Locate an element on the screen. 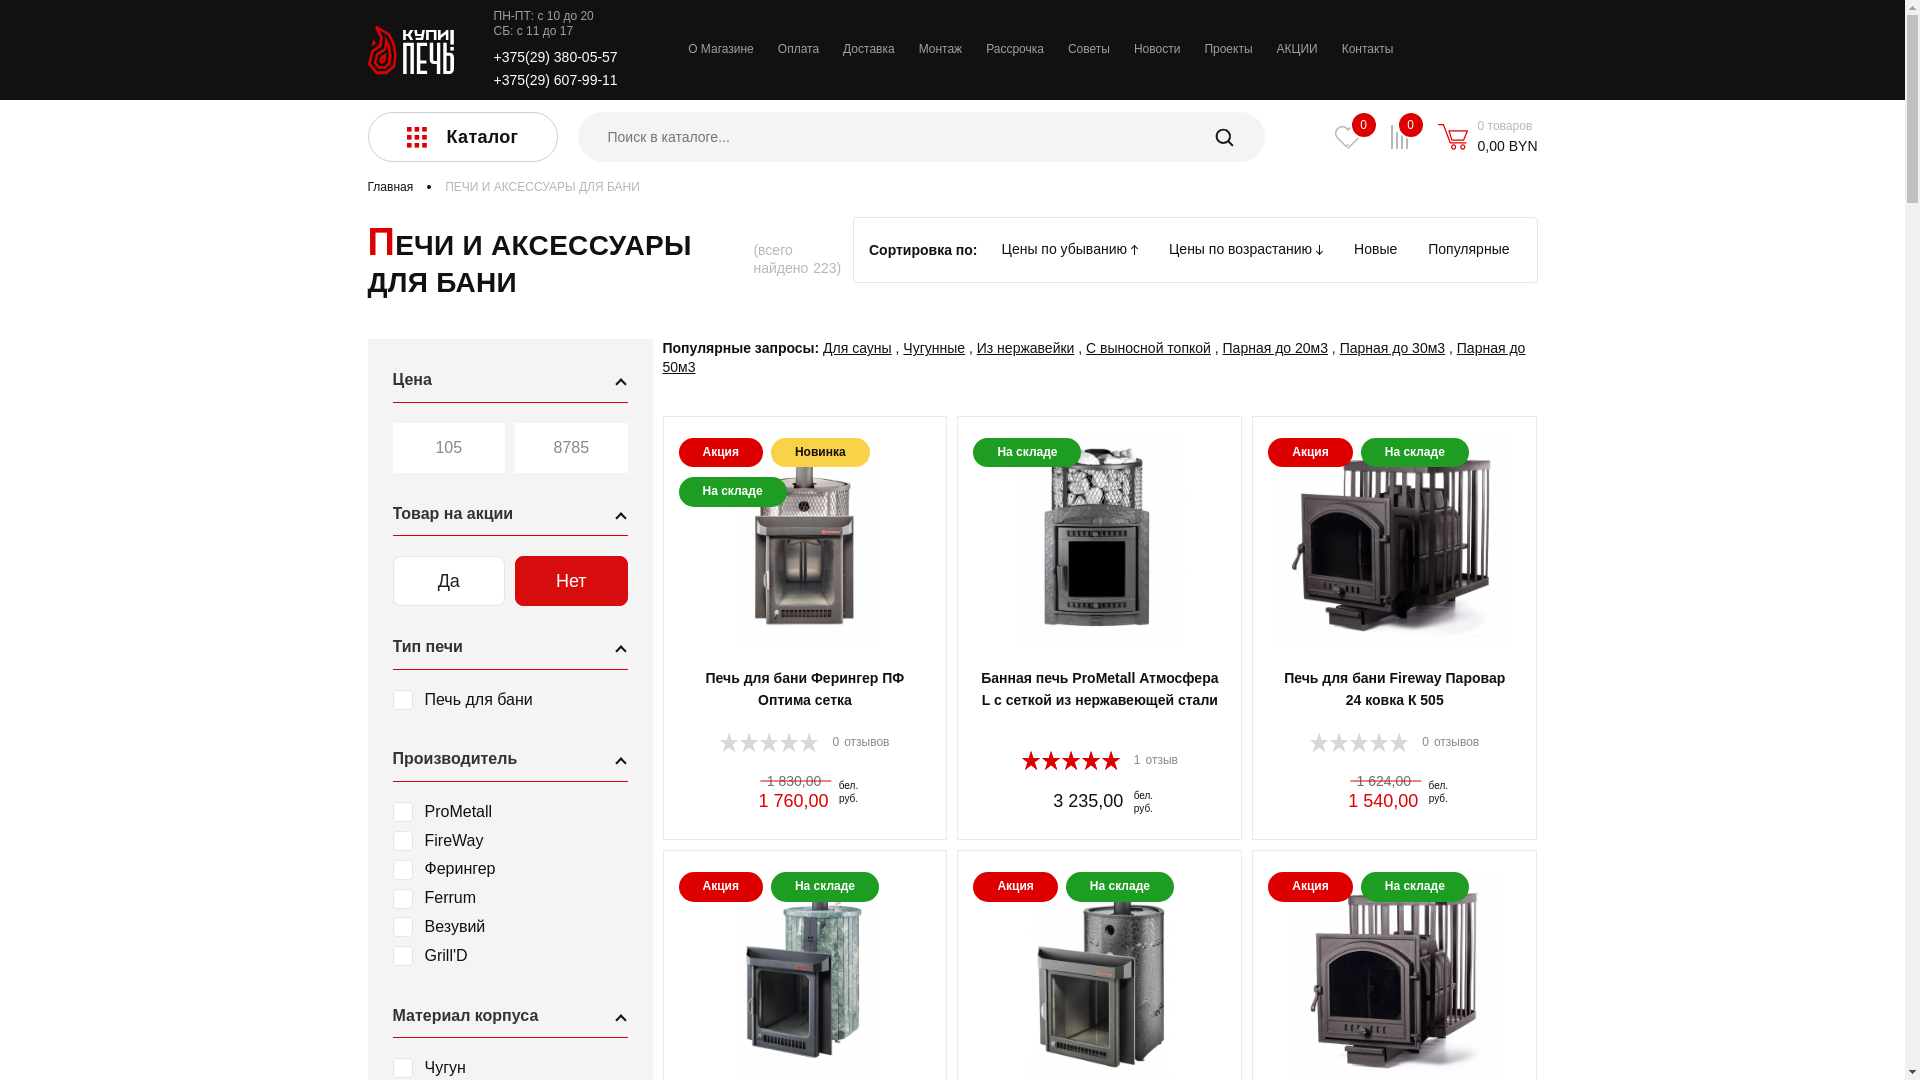 Image resolution: width=1920 pixels, height=1080 pixels. '+375(29) 380-05-57' is located at coordinates (556, 56).